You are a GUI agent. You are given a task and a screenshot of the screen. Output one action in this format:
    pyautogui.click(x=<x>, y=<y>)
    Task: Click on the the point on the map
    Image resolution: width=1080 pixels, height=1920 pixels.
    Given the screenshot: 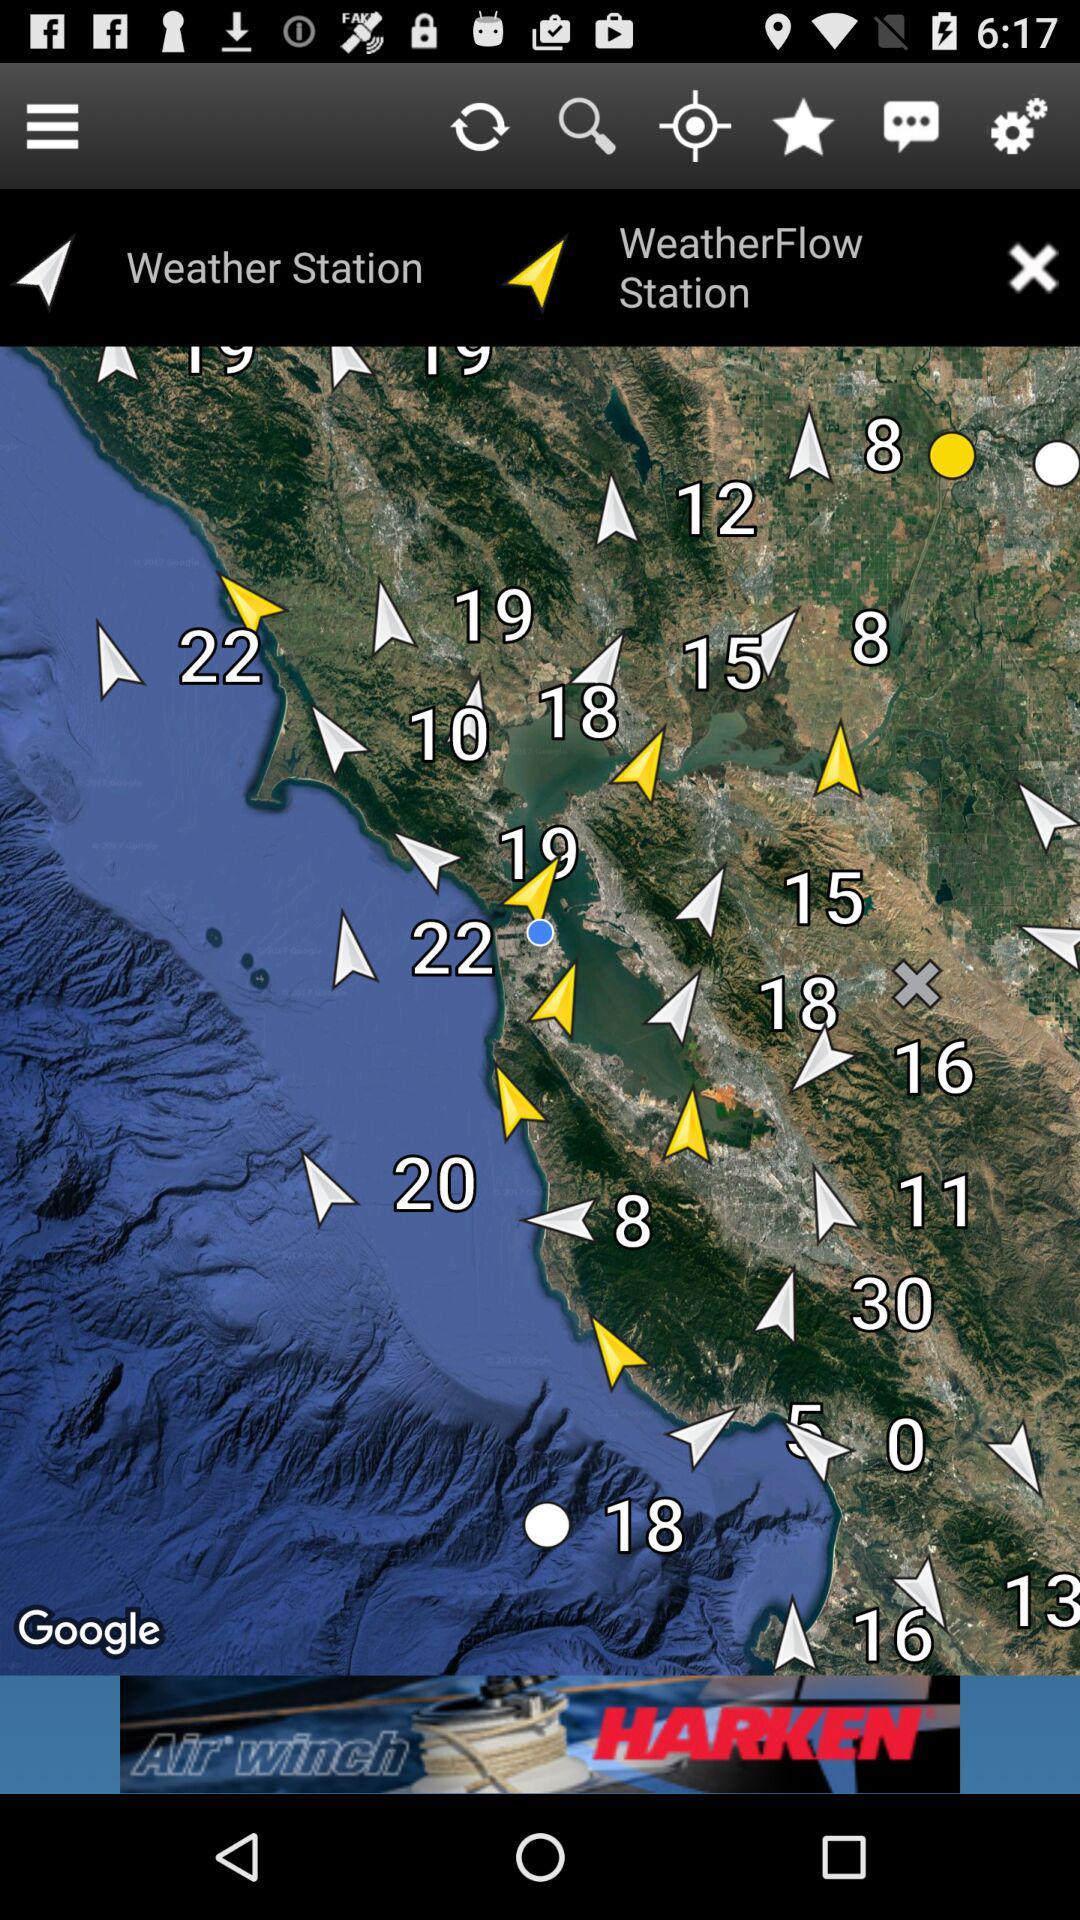 What is the action you would take?
    pyautogui.click(x=694, y=124)
    